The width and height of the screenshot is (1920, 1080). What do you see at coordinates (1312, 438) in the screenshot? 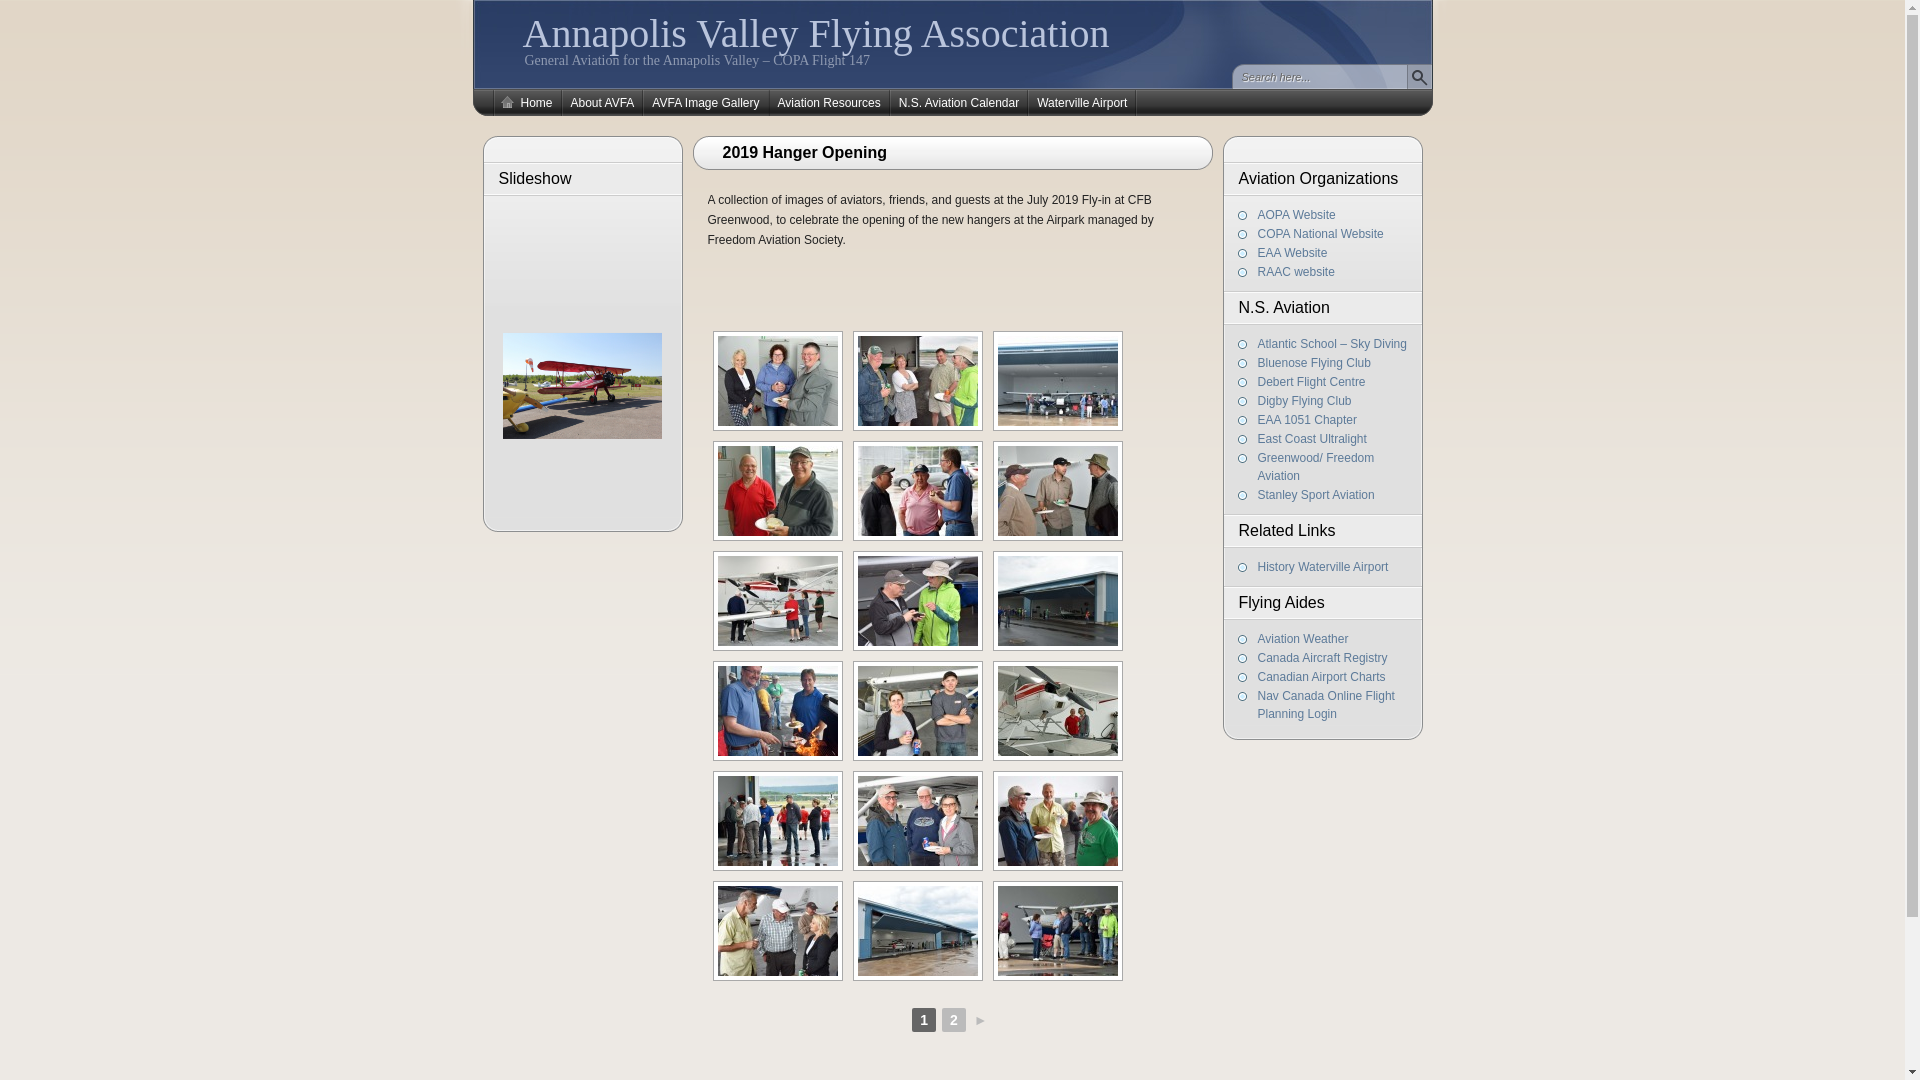
I see `'East Coast Ultralight'` at bounding box center [1312, 438].